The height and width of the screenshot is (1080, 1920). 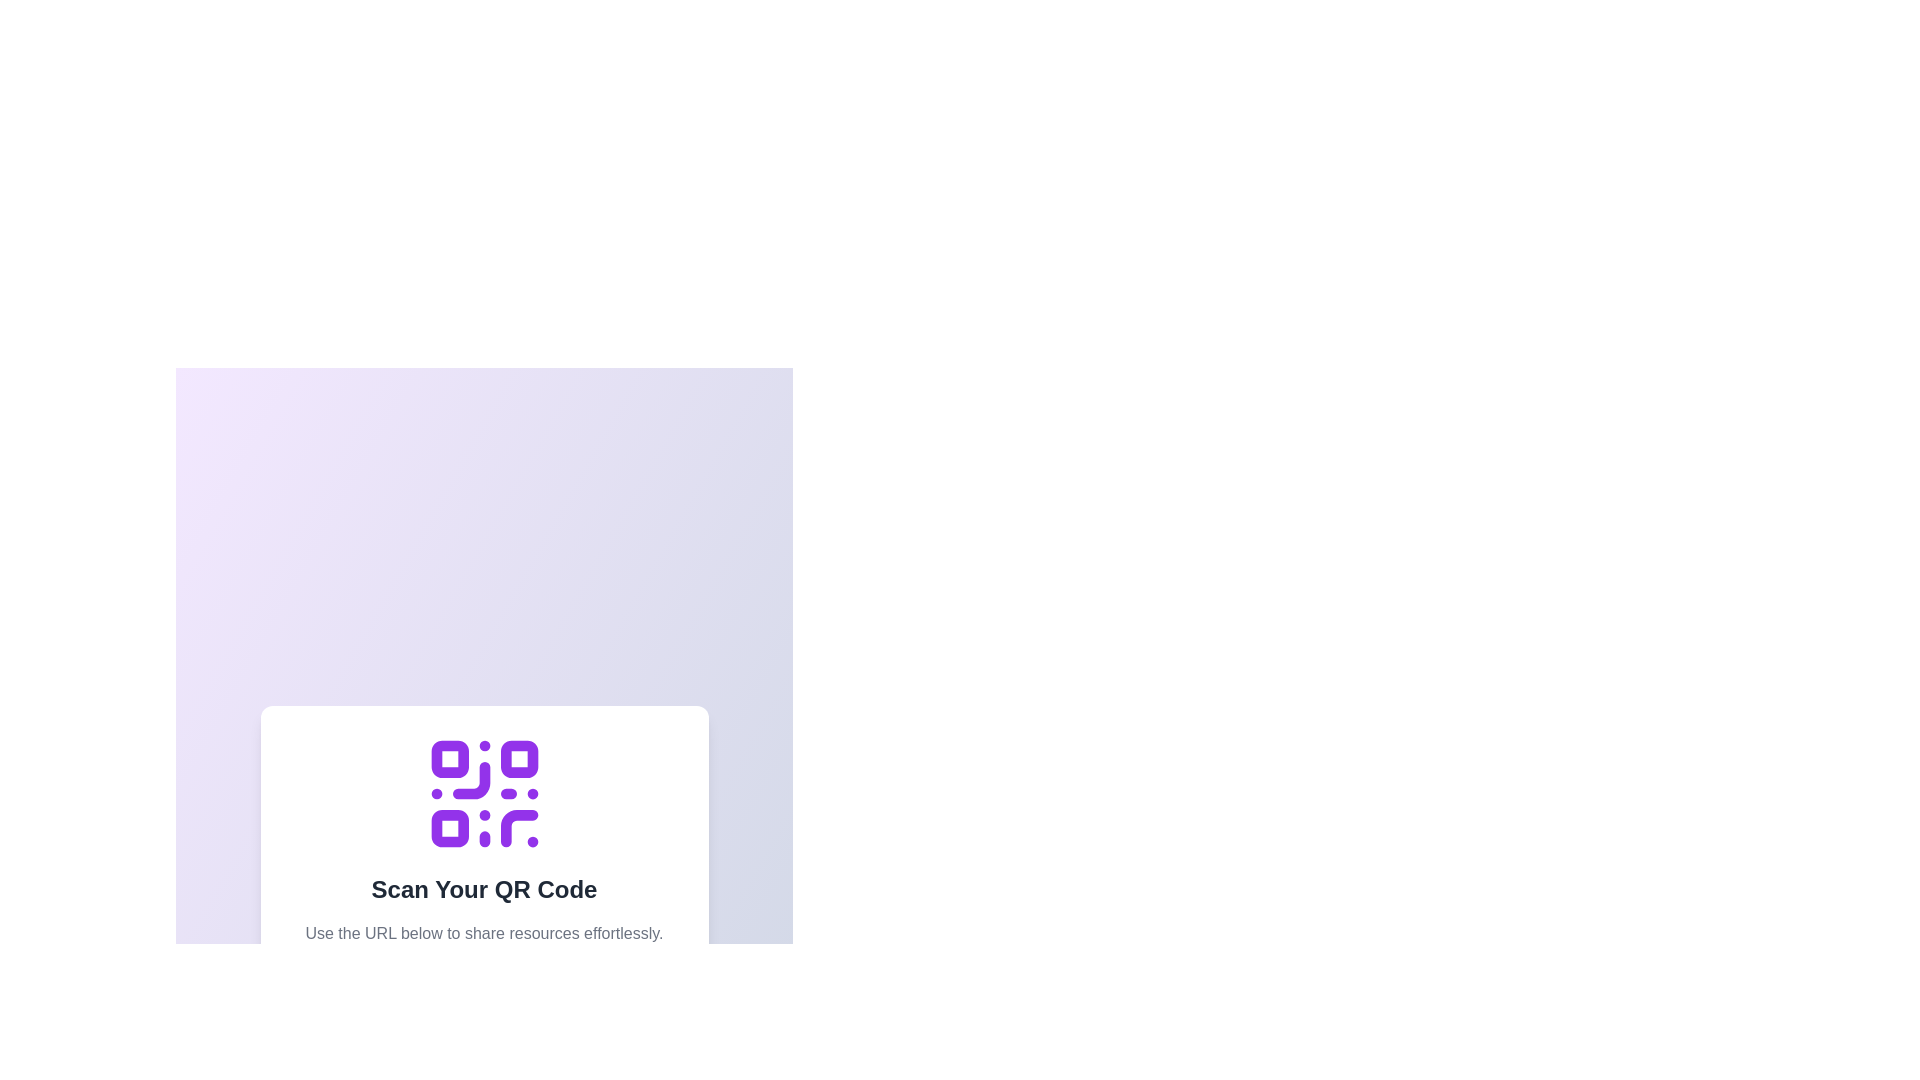 I want to click on the SVG rectangle located in the top-left region of the QR code, so click(x=448, y=759).